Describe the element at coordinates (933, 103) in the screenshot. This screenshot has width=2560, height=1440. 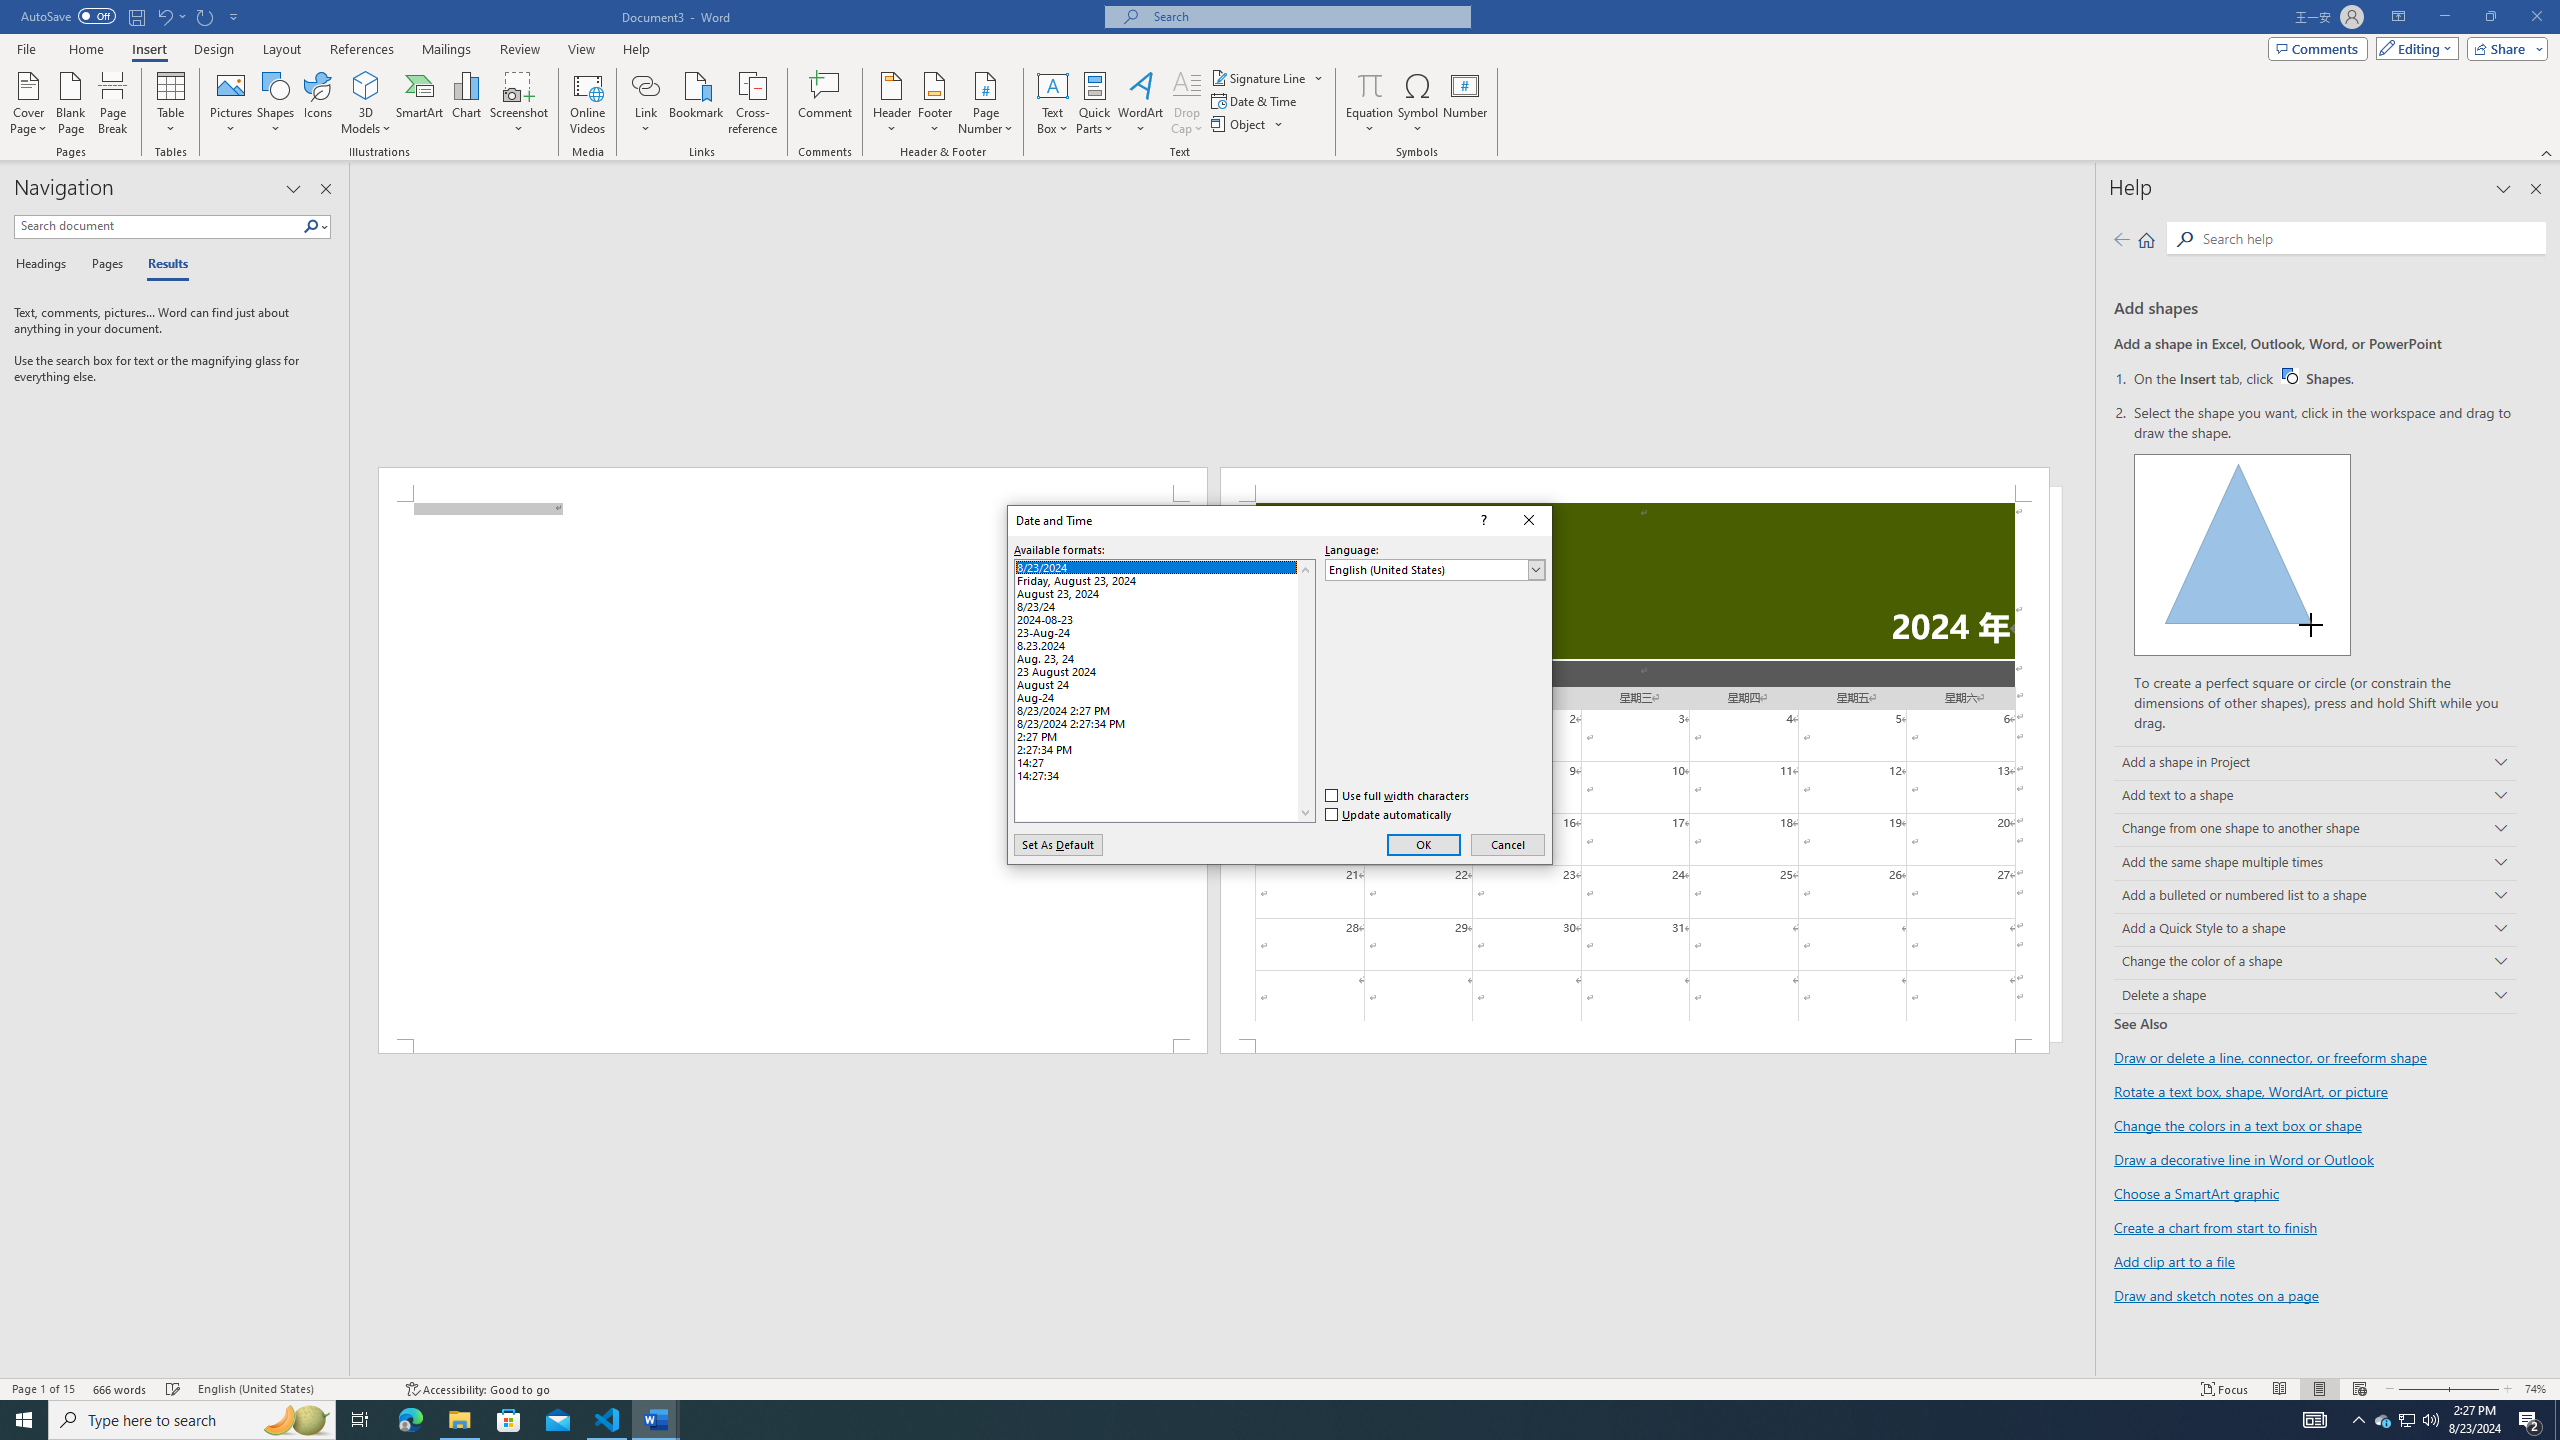
I see `'Footer'` at that location.